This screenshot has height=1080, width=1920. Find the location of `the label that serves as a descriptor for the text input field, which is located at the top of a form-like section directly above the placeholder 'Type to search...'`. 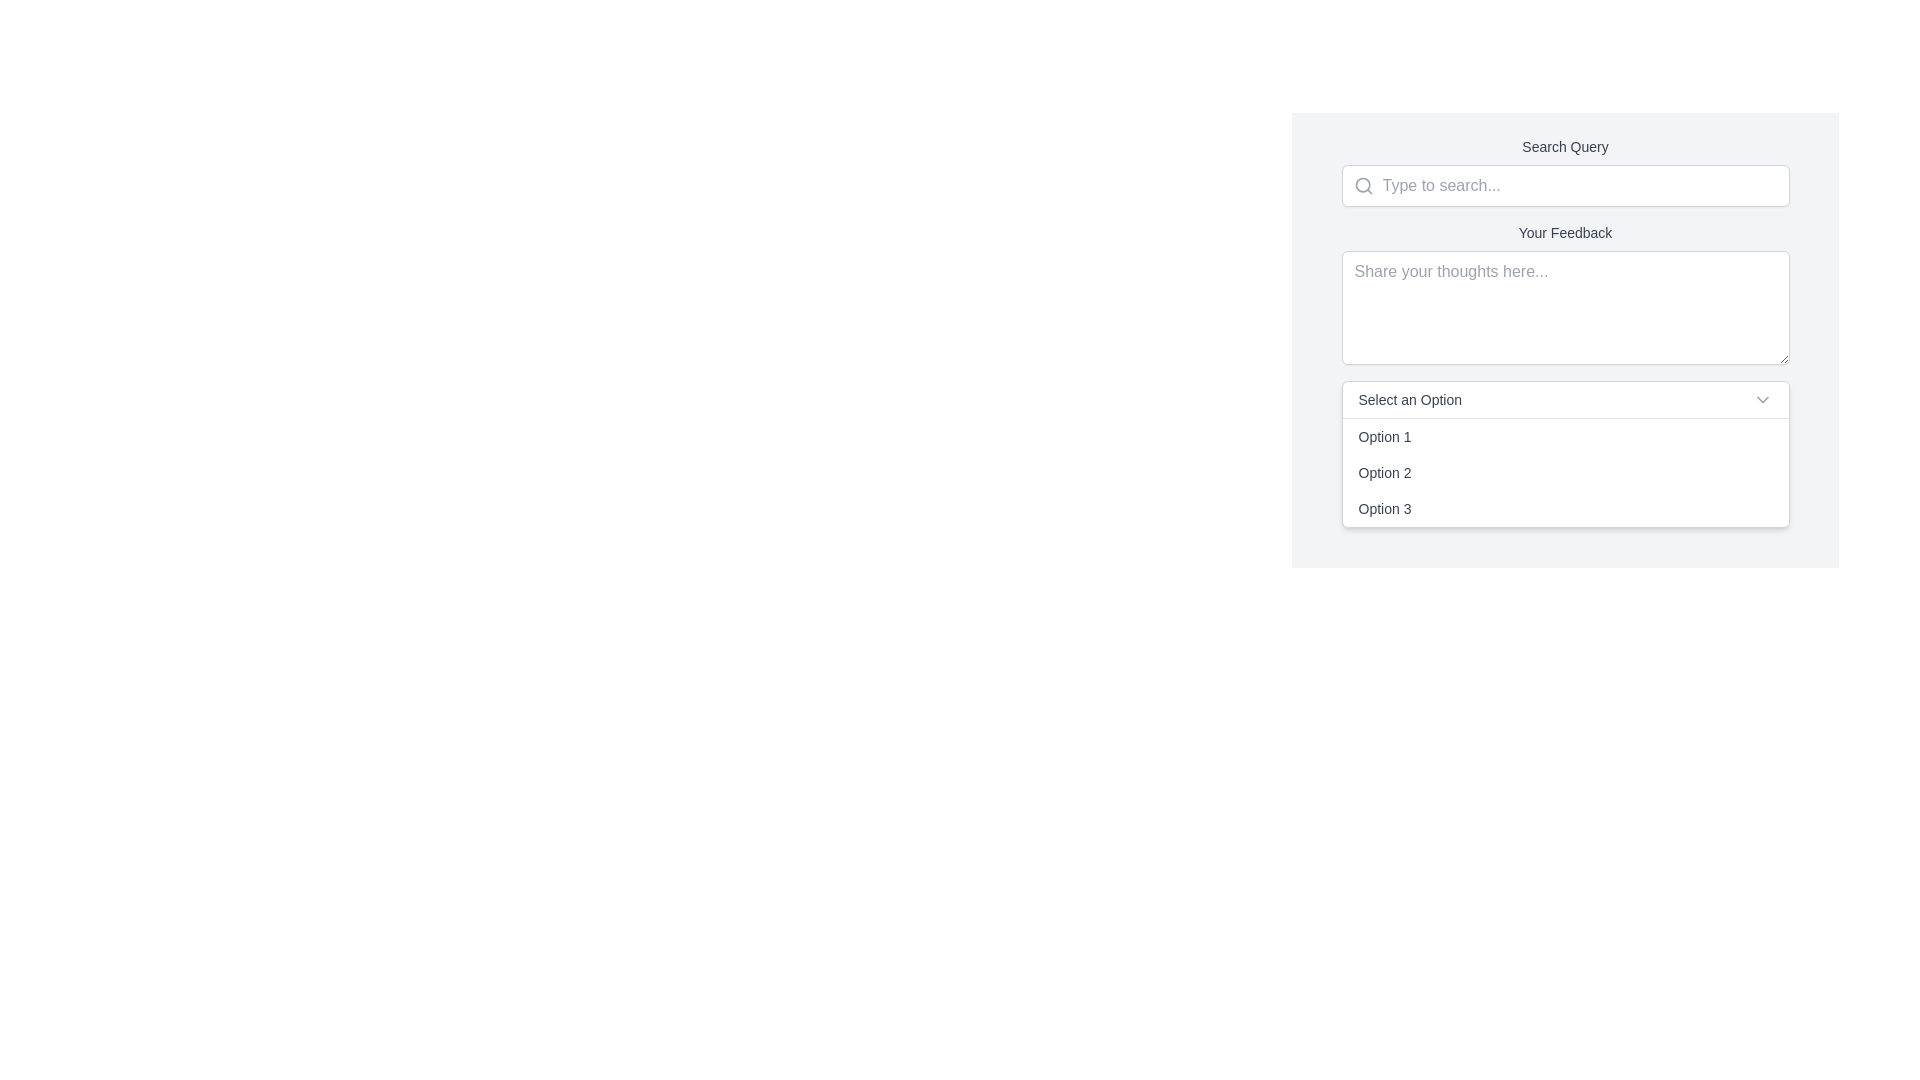

the label that serves as a descriptor for the text input field, which is located at the top of a form-like section directly above the placeholder 'Type to search...' is located at coordinates (1564, 145).